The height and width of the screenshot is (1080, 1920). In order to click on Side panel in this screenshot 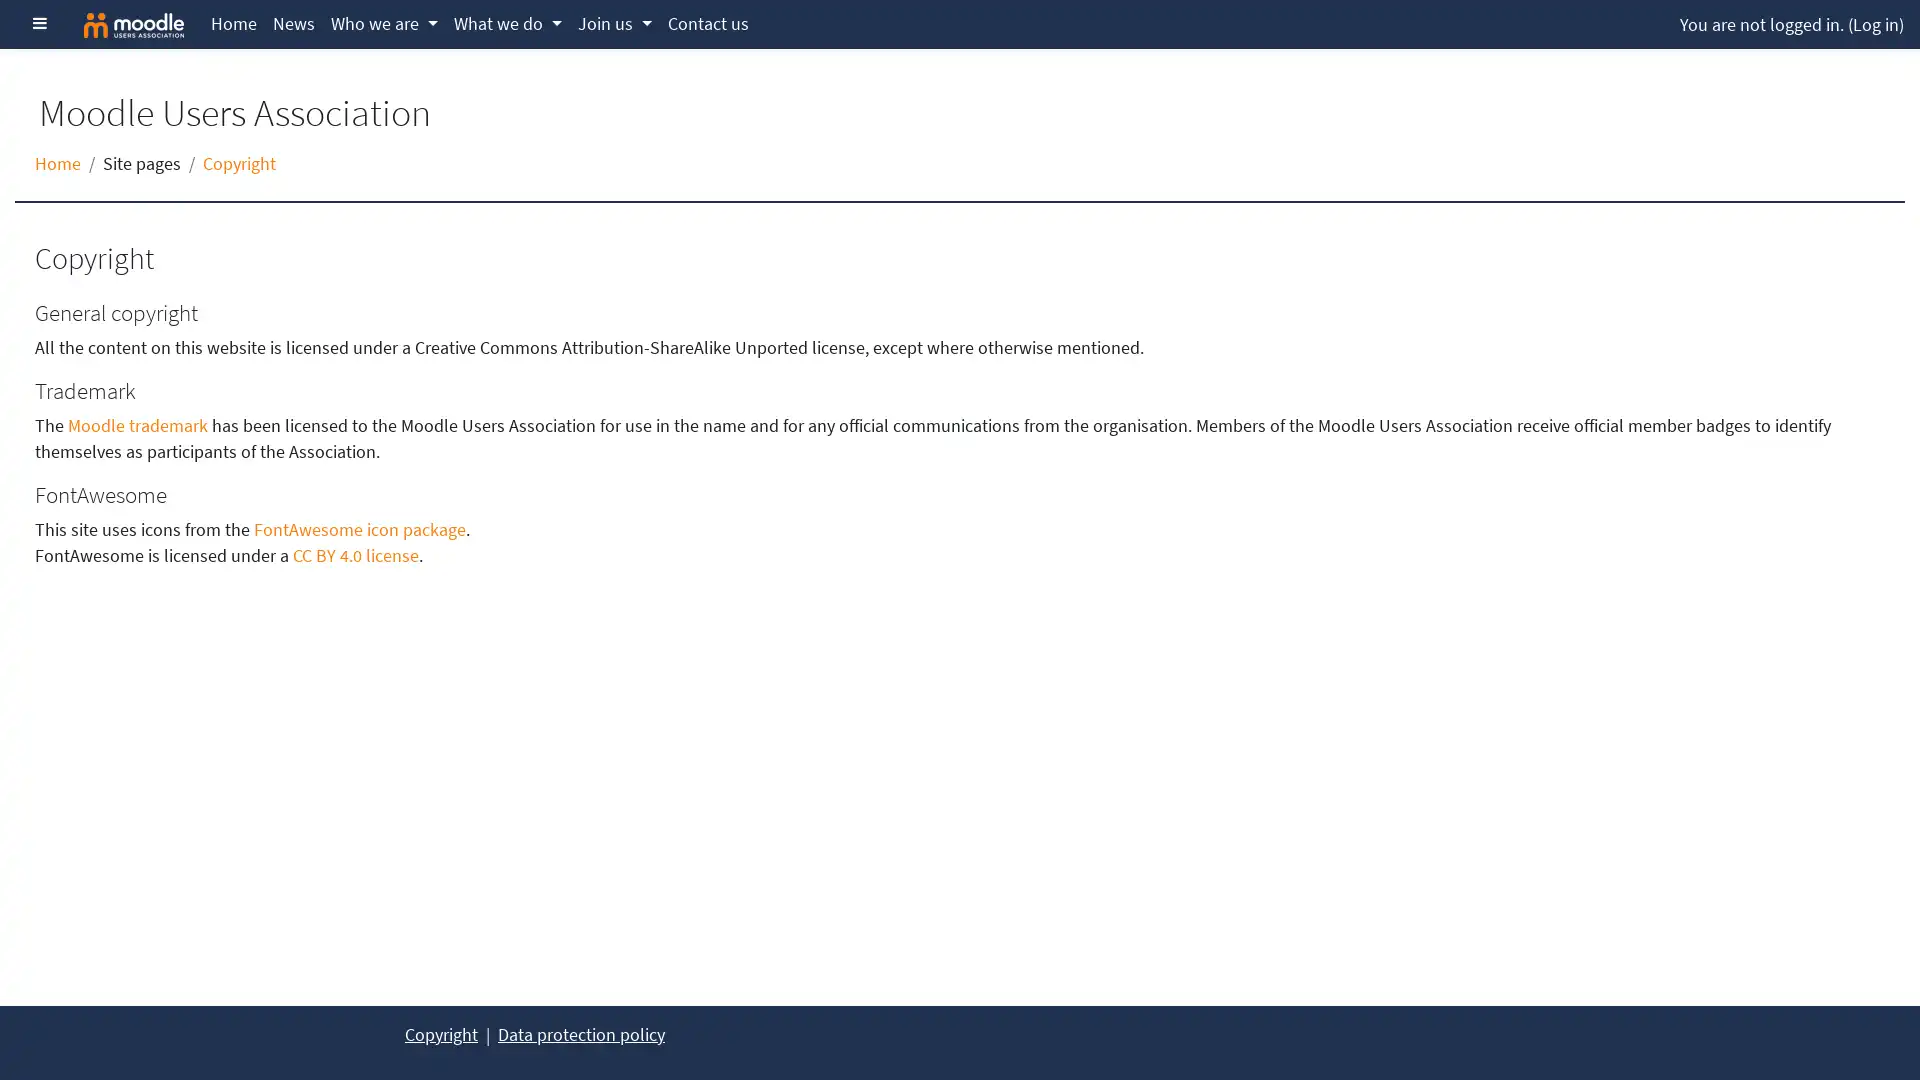, I will do `click(39, 23)`.